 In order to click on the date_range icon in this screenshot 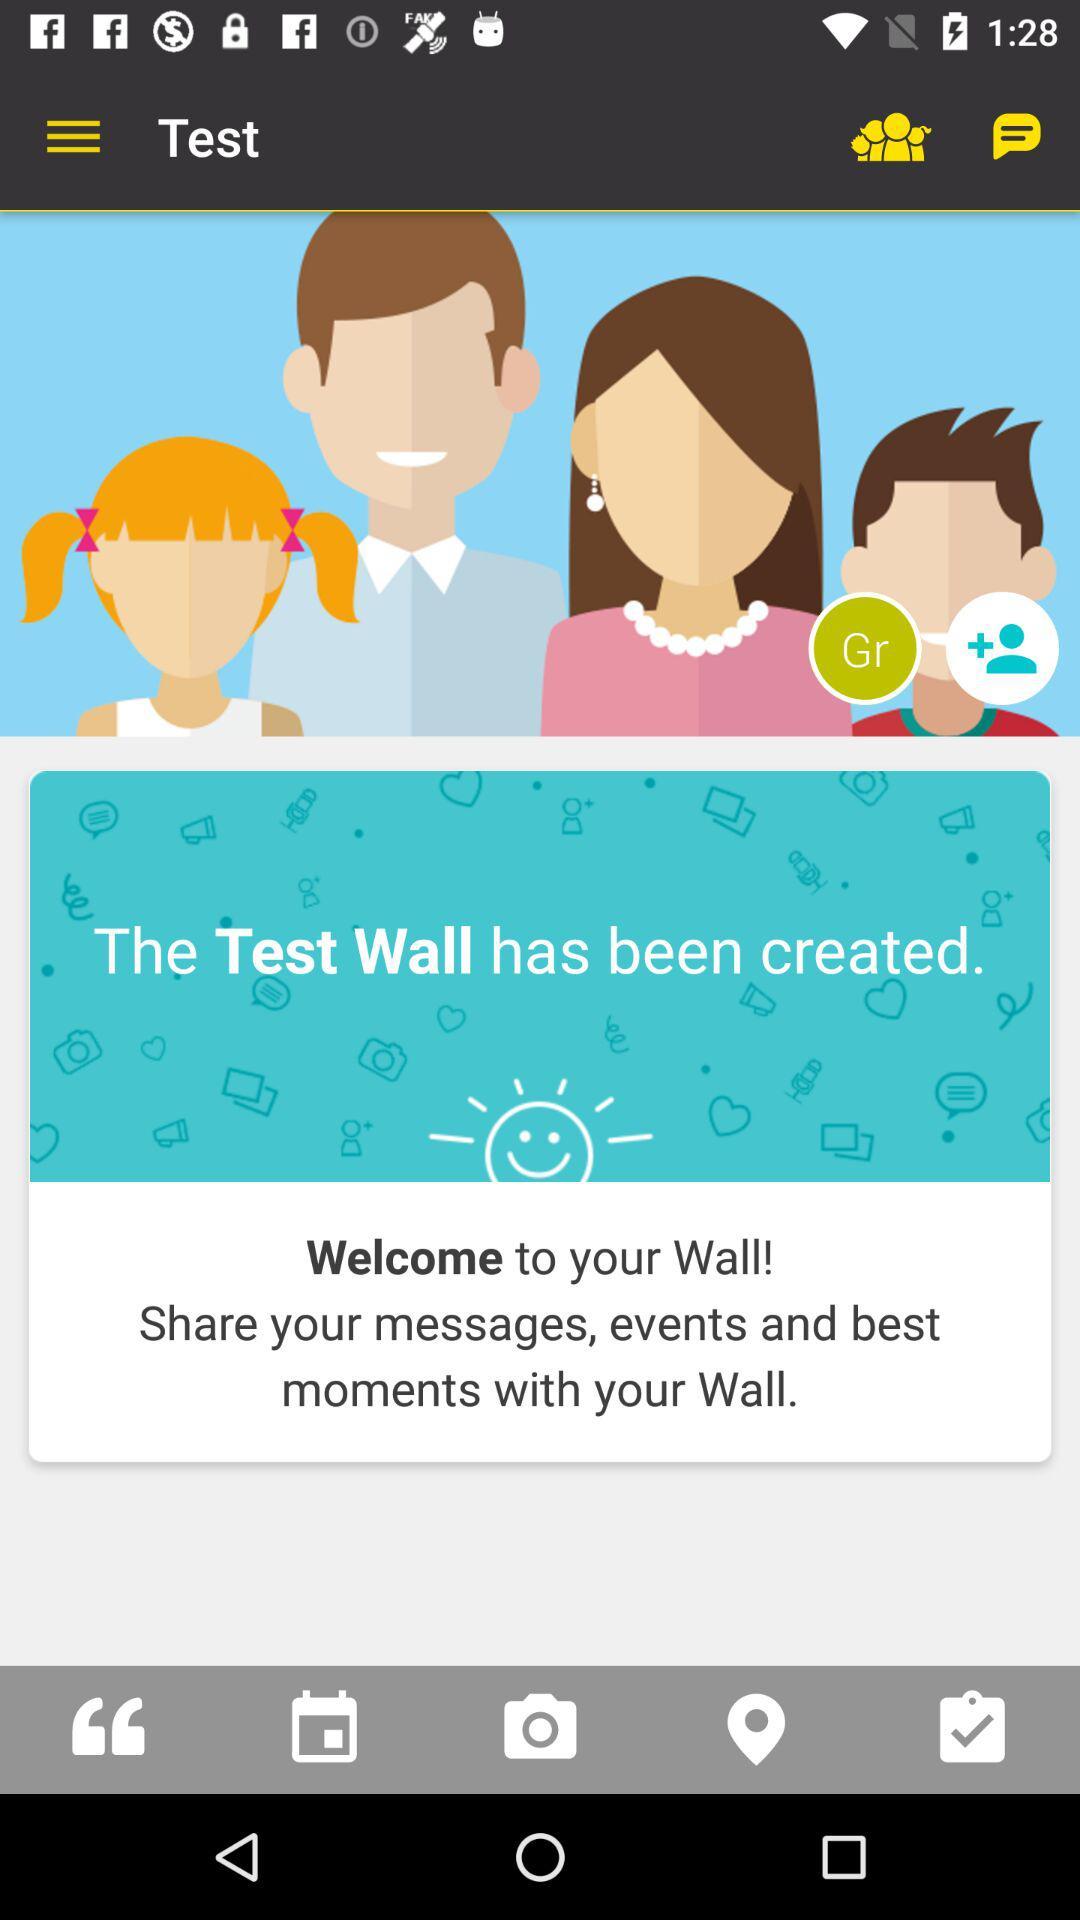, I will do `click(323, 1728)`.